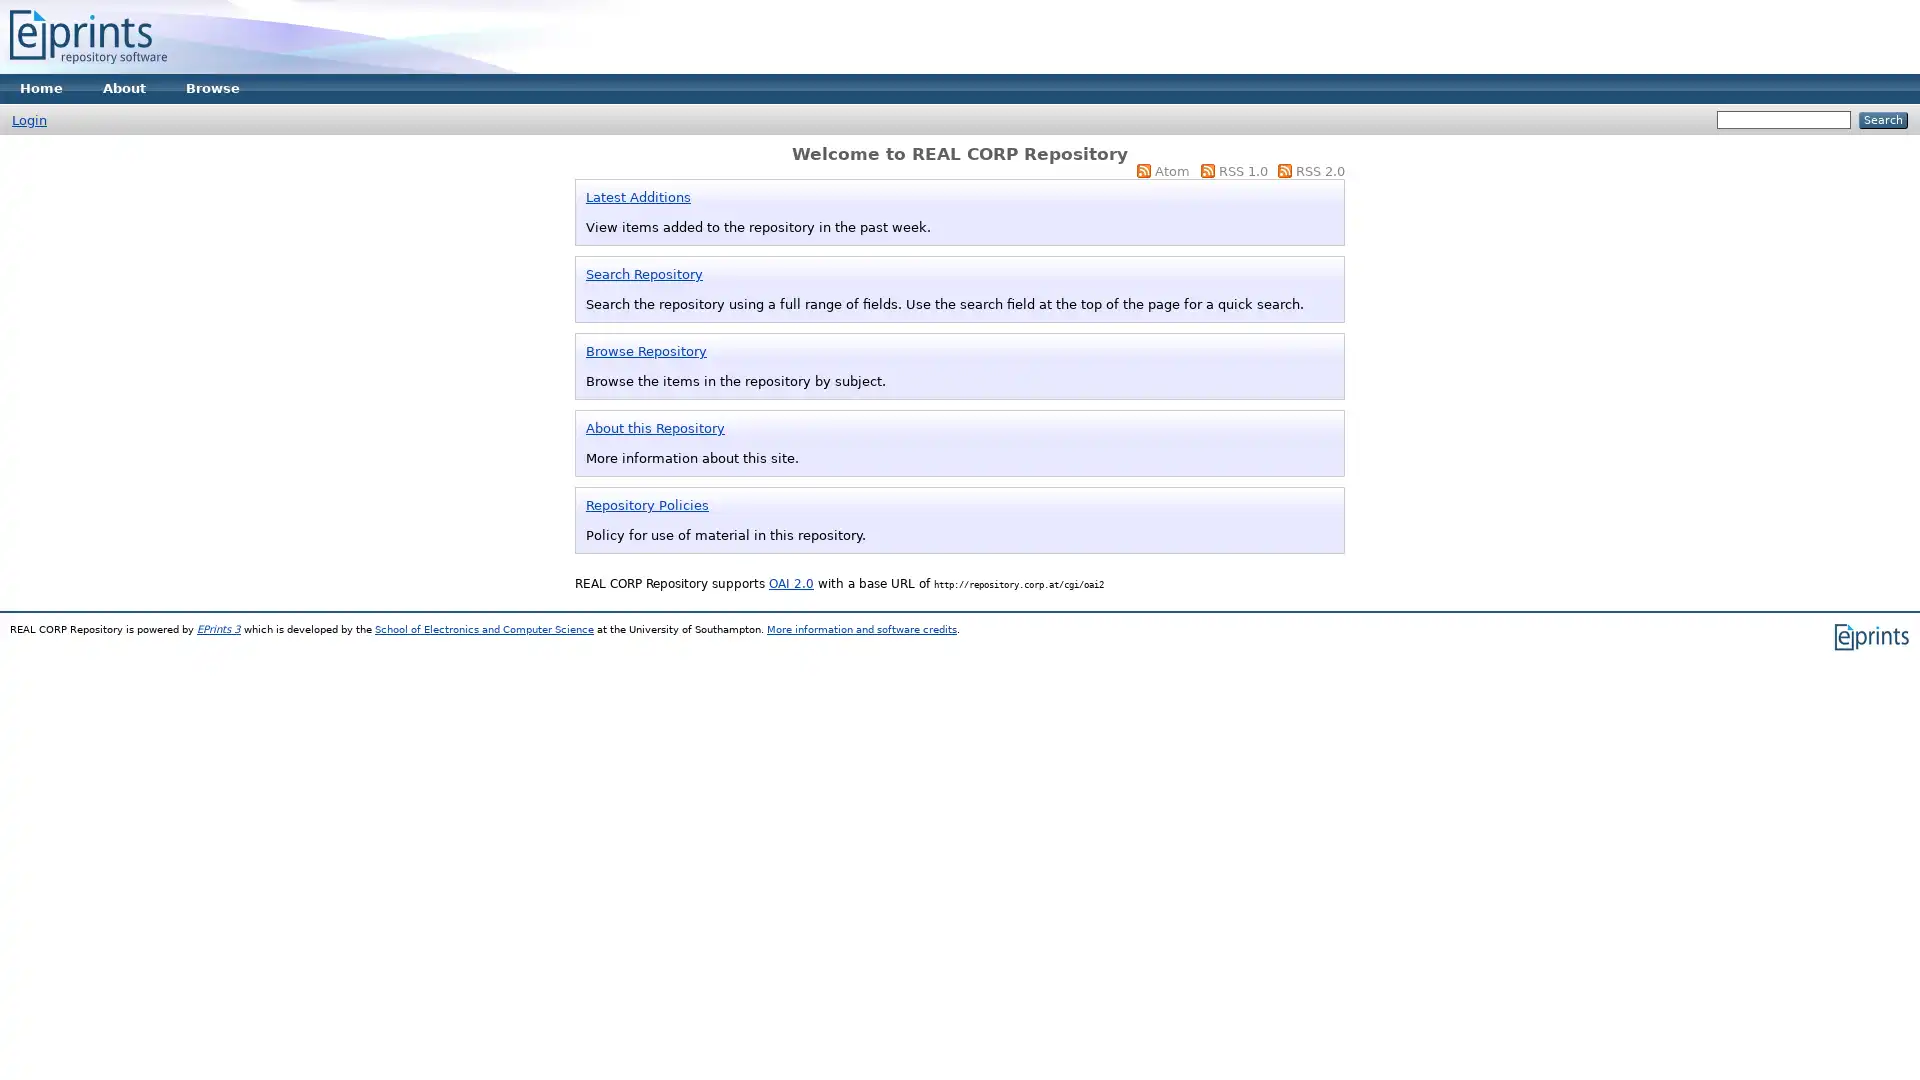 This screenshot has height=1080, width=1920. Describe the element at coordinates (1882, 120) in the screenshot. I see `Search` at that location.